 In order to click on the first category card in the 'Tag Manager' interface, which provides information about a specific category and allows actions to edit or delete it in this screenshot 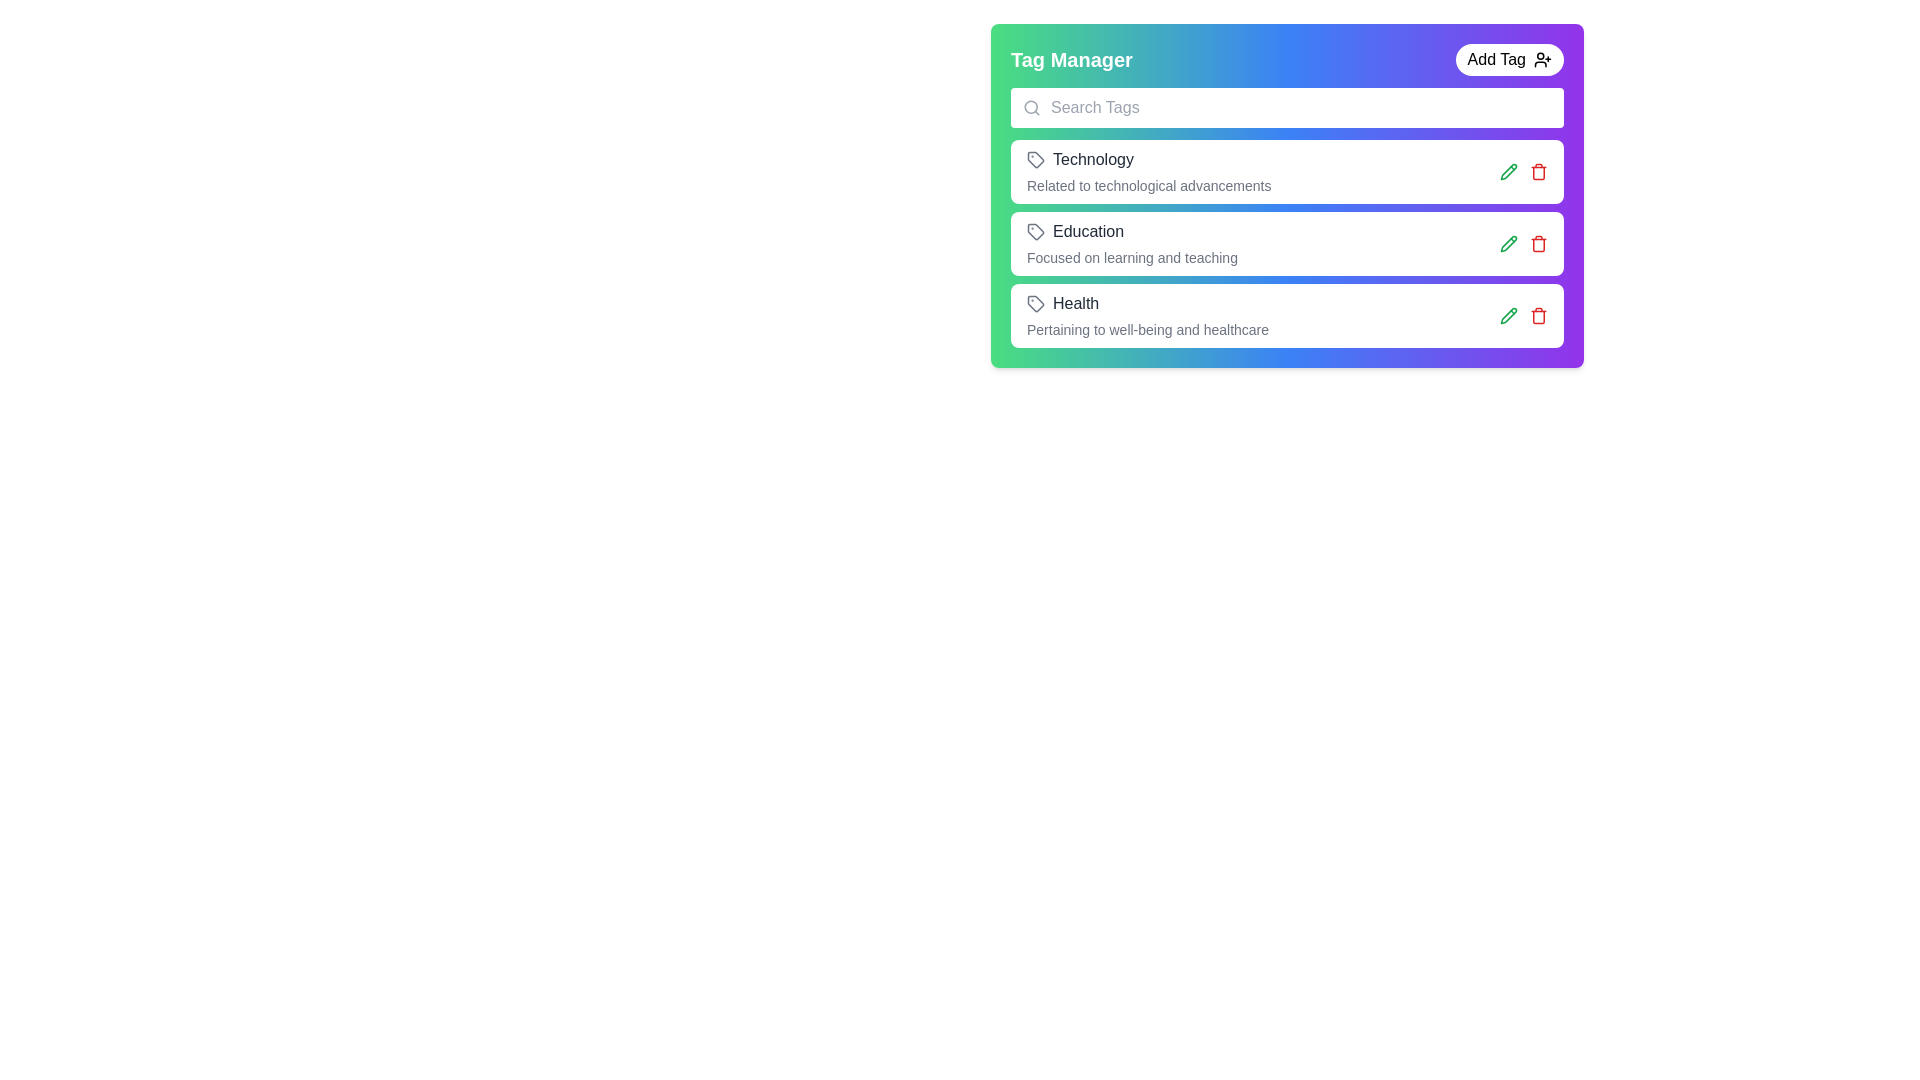, I will do `click(1287, 171)`.